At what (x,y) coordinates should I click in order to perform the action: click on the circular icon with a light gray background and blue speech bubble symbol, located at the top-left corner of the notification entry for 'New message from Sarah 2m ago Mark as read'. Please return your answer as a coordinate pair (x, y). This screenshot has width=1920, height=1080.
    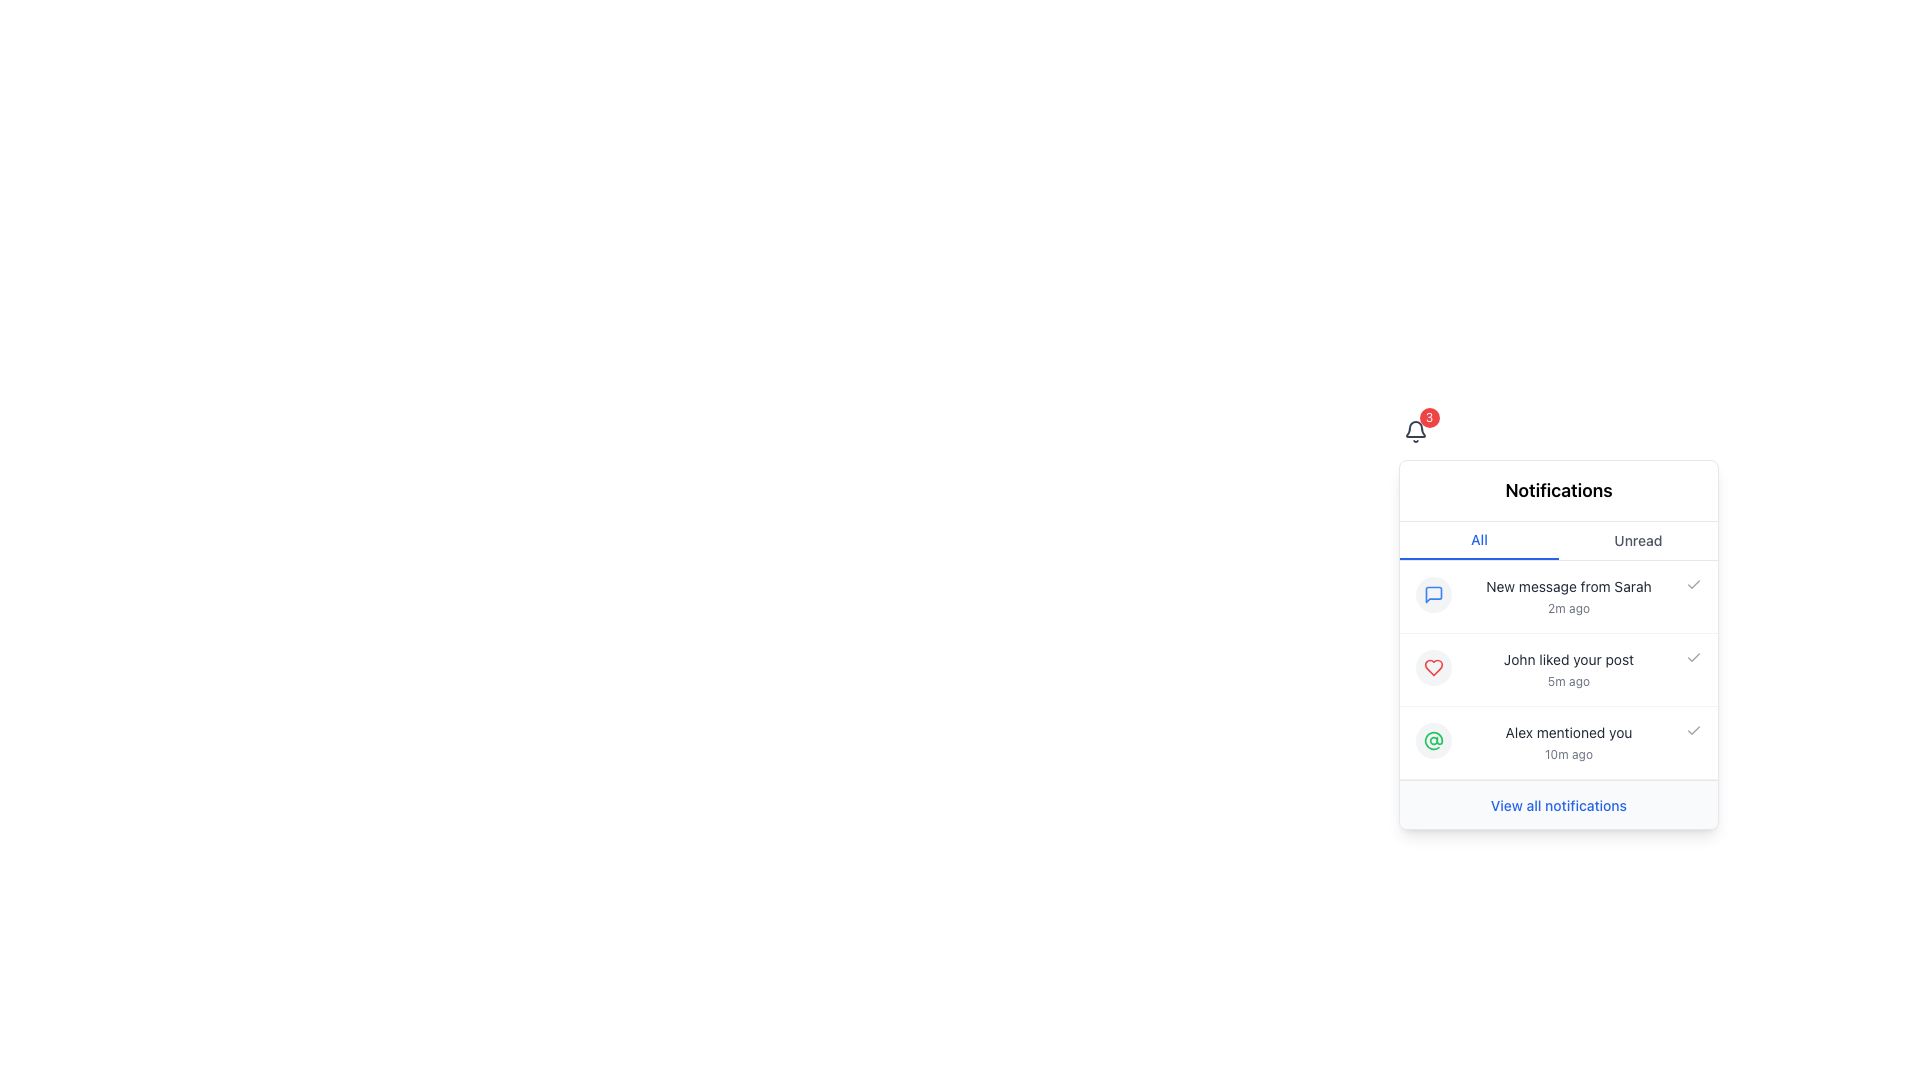
    Looking at the image, I should click on (1433, 593).